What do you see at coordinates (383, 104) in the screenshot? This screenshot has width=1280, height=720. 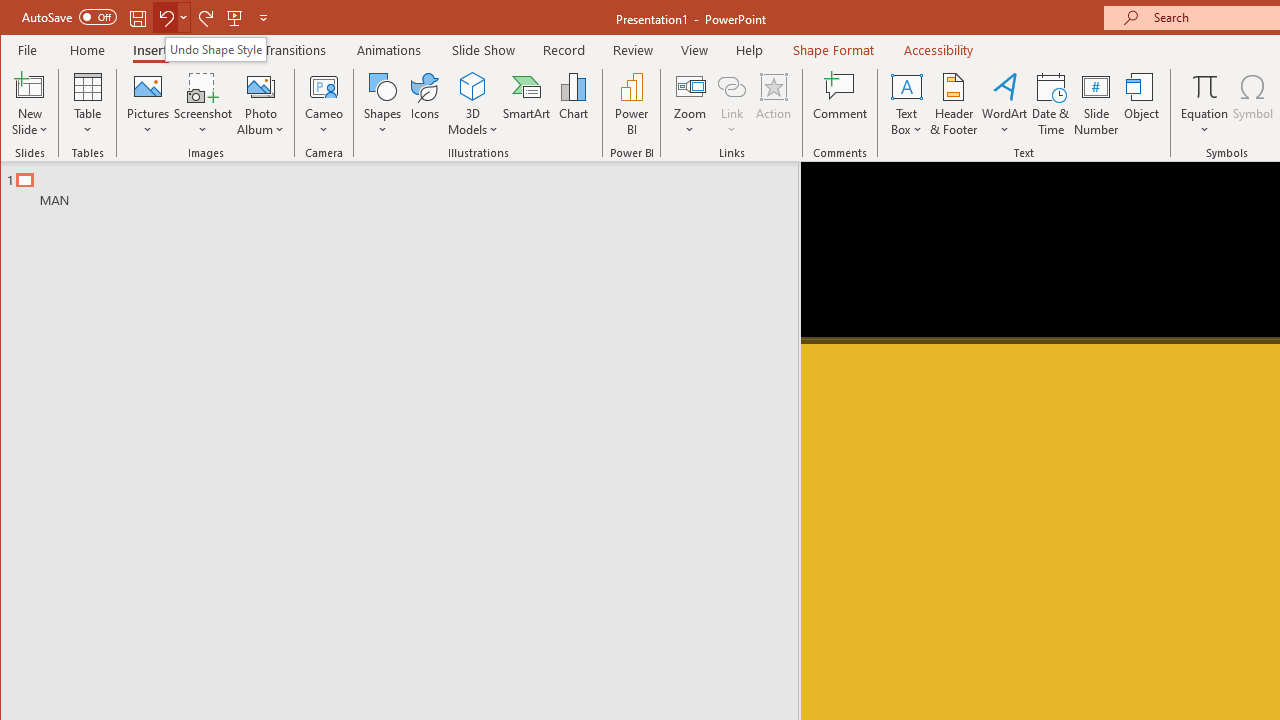 I see `'Shapes'` at bounding box center [383, 104].